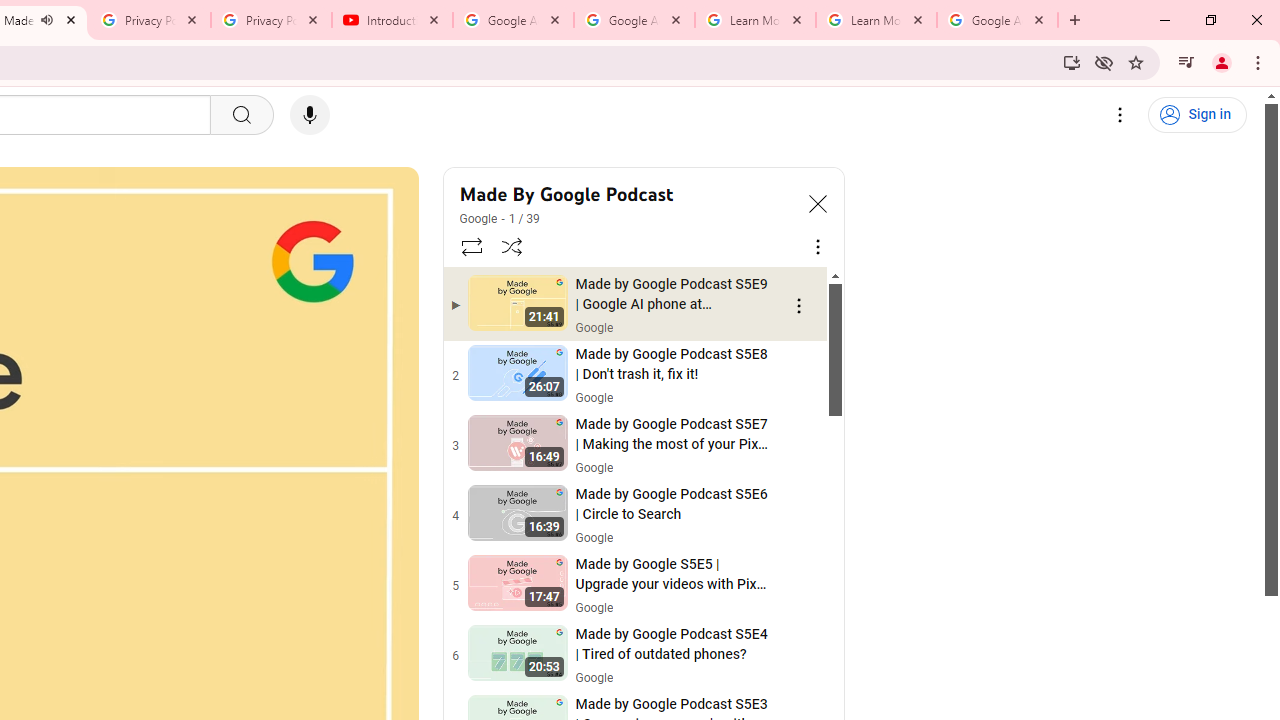  What do you see at coordinates (512, 245) in the screenshot?
I see `'Shuffle playlist'` at bounding box center [512, 245].